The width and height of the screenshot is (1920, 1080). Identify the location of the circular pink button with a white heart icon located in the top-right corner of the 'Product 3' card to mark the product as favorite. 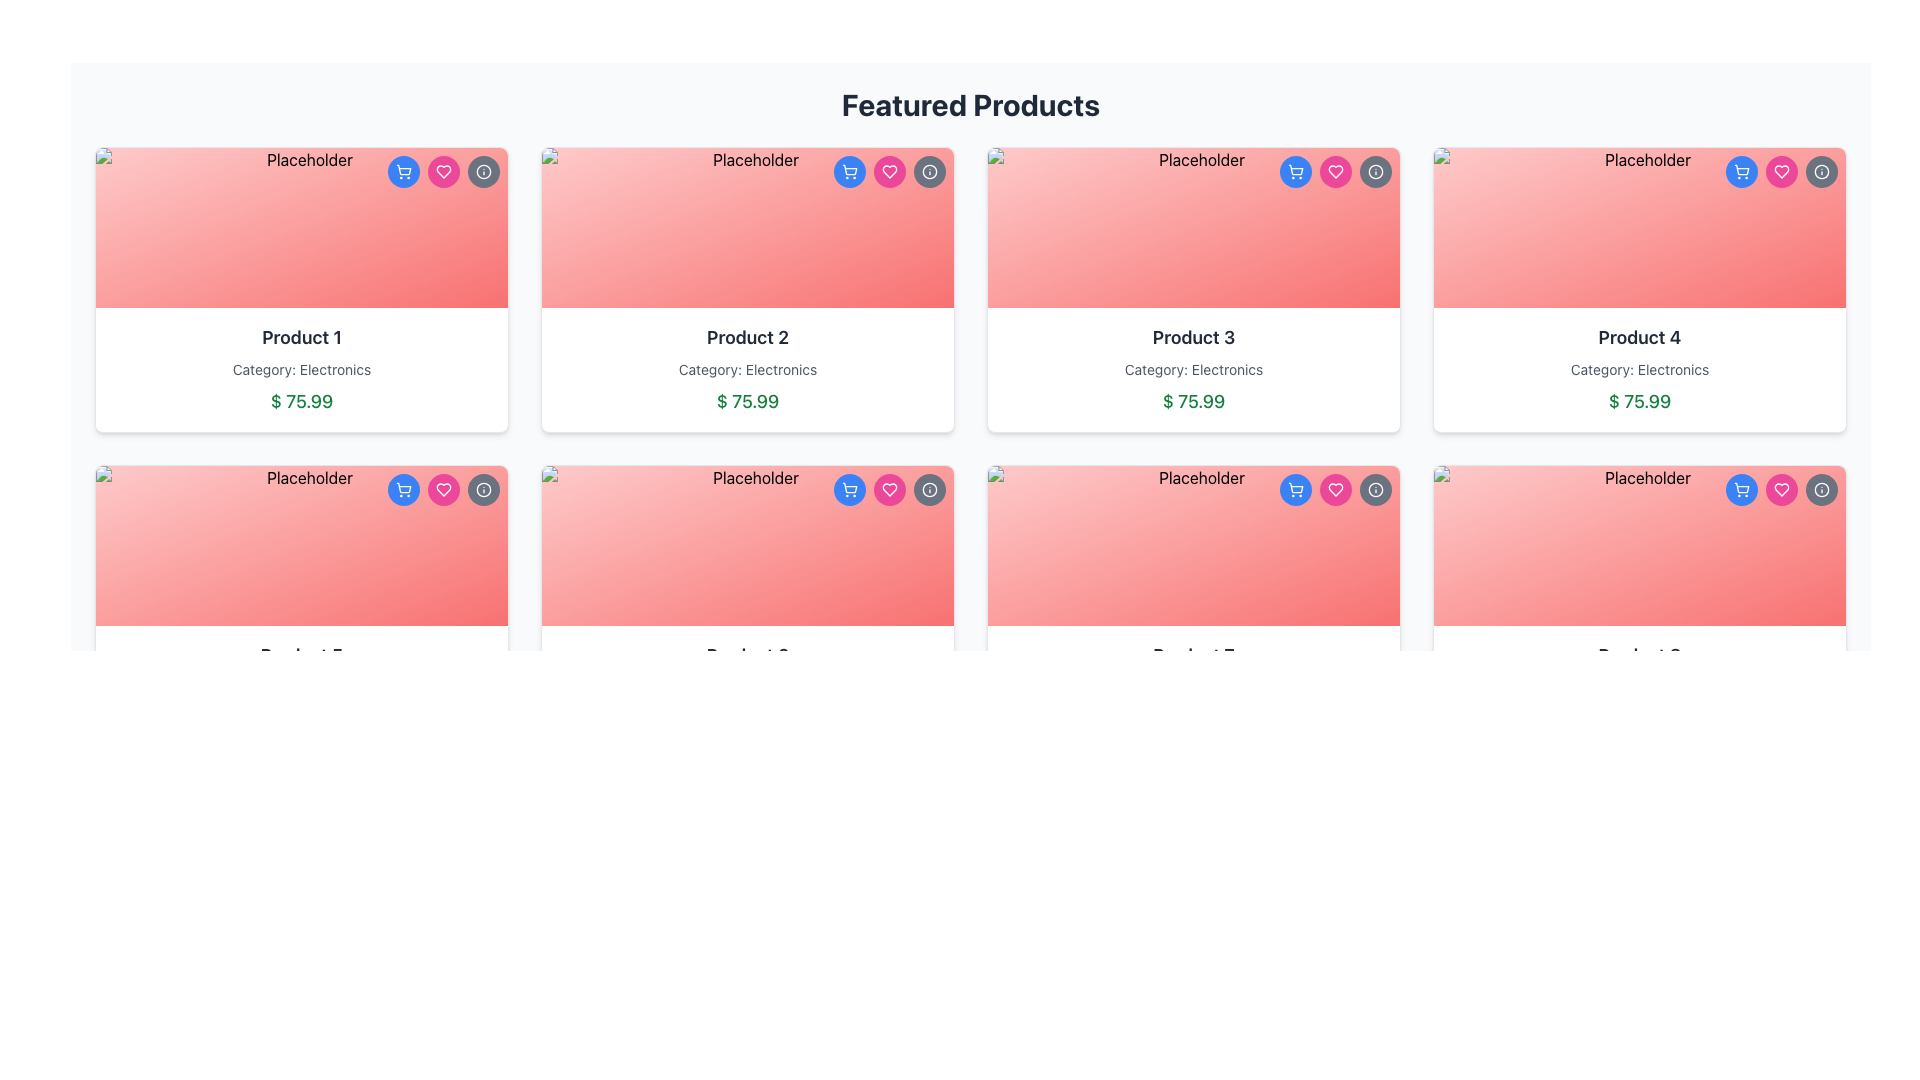
(1335, 171).